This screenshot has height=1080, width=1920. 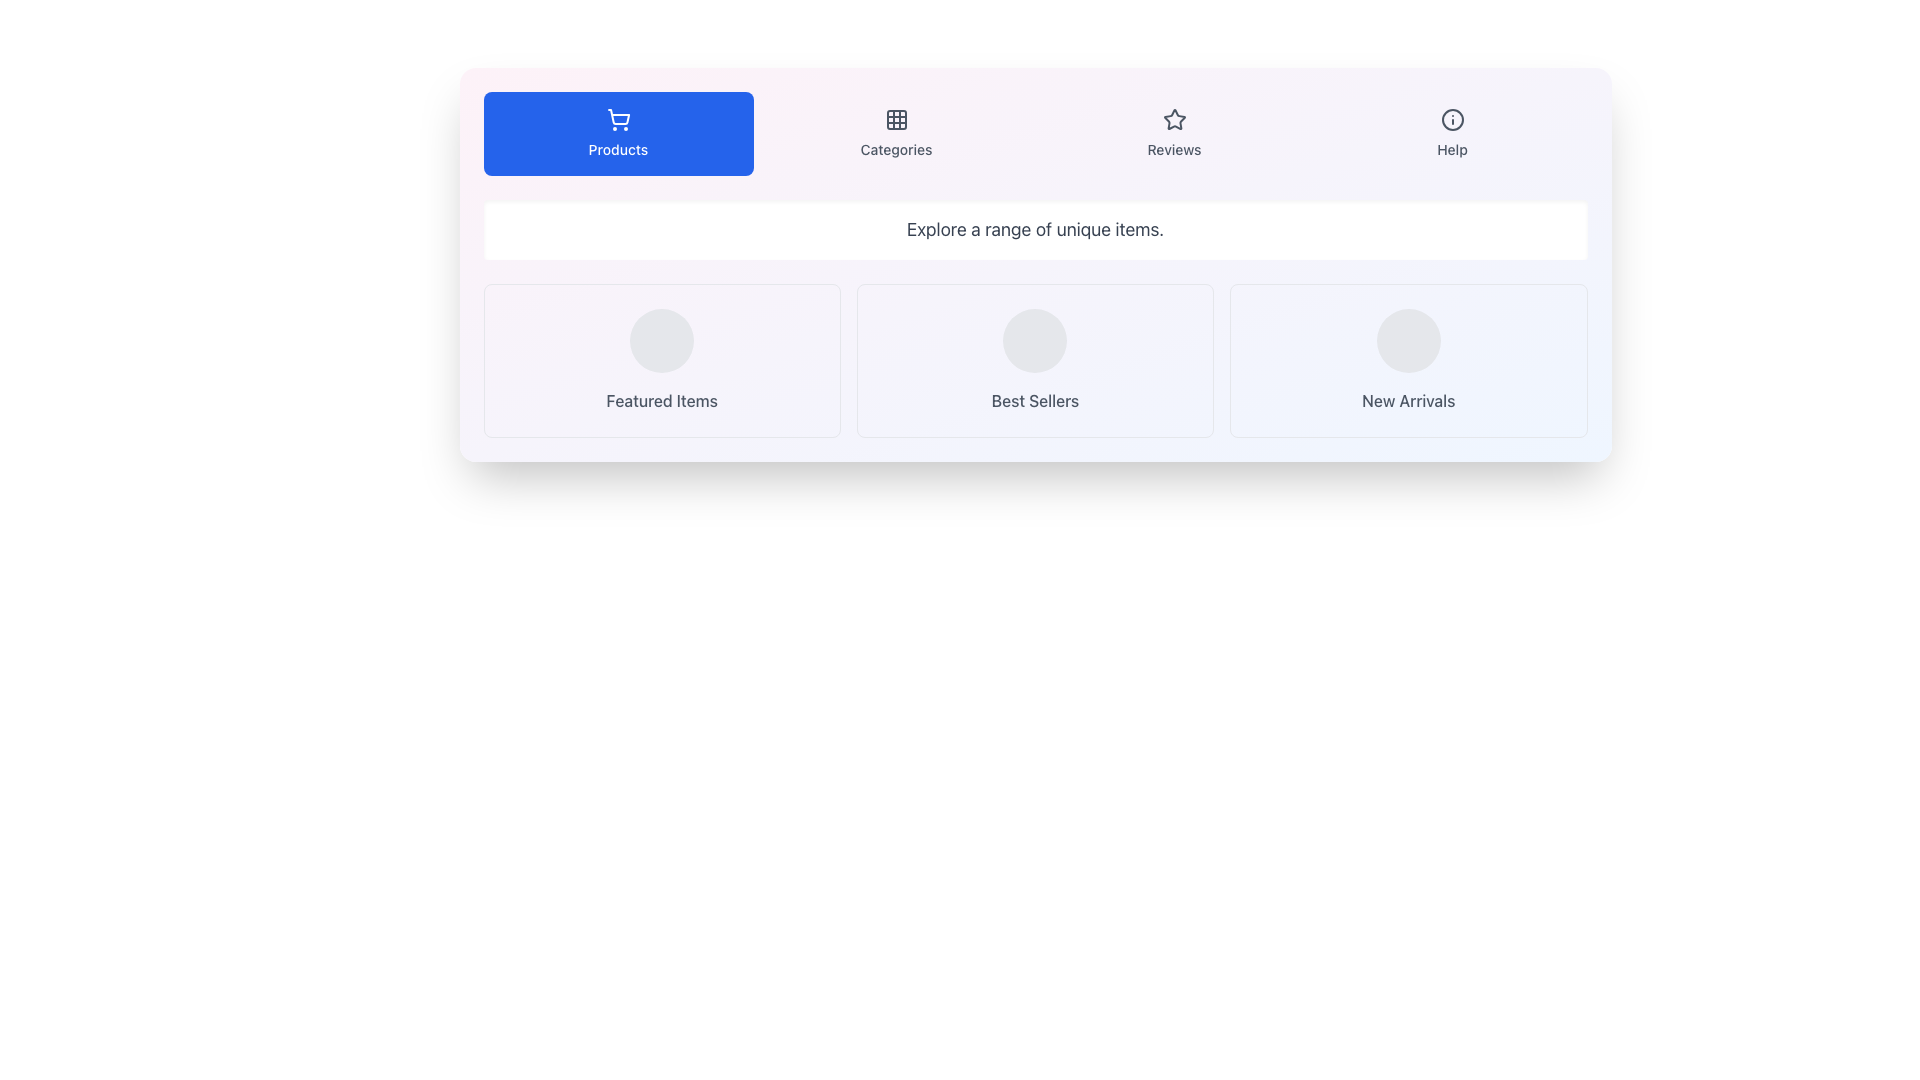 I want to click on the grid icon located above the 'Categories' label in the navigation bar, so click(x=895, y=119).